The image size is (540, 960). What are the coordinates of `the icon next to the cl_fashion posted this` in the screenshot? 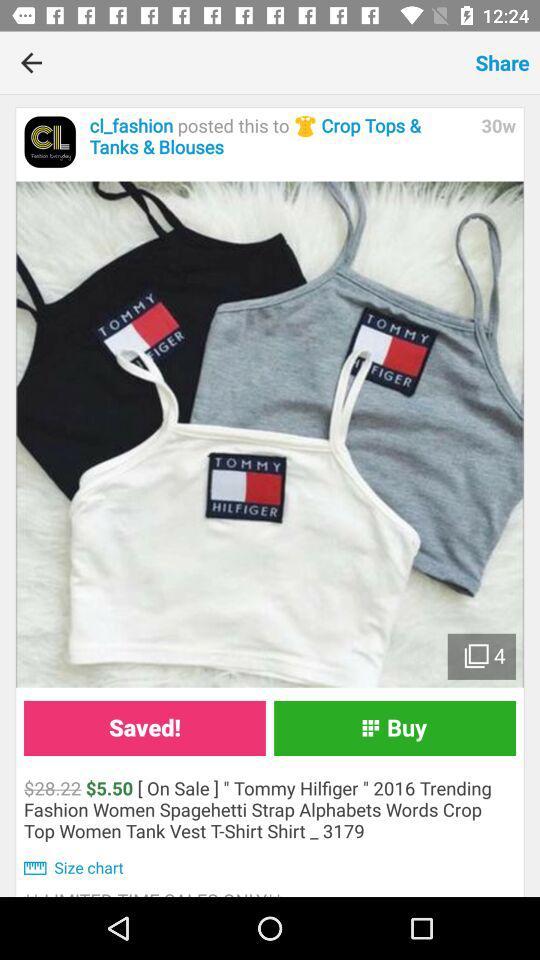 It's located at (50, 141).